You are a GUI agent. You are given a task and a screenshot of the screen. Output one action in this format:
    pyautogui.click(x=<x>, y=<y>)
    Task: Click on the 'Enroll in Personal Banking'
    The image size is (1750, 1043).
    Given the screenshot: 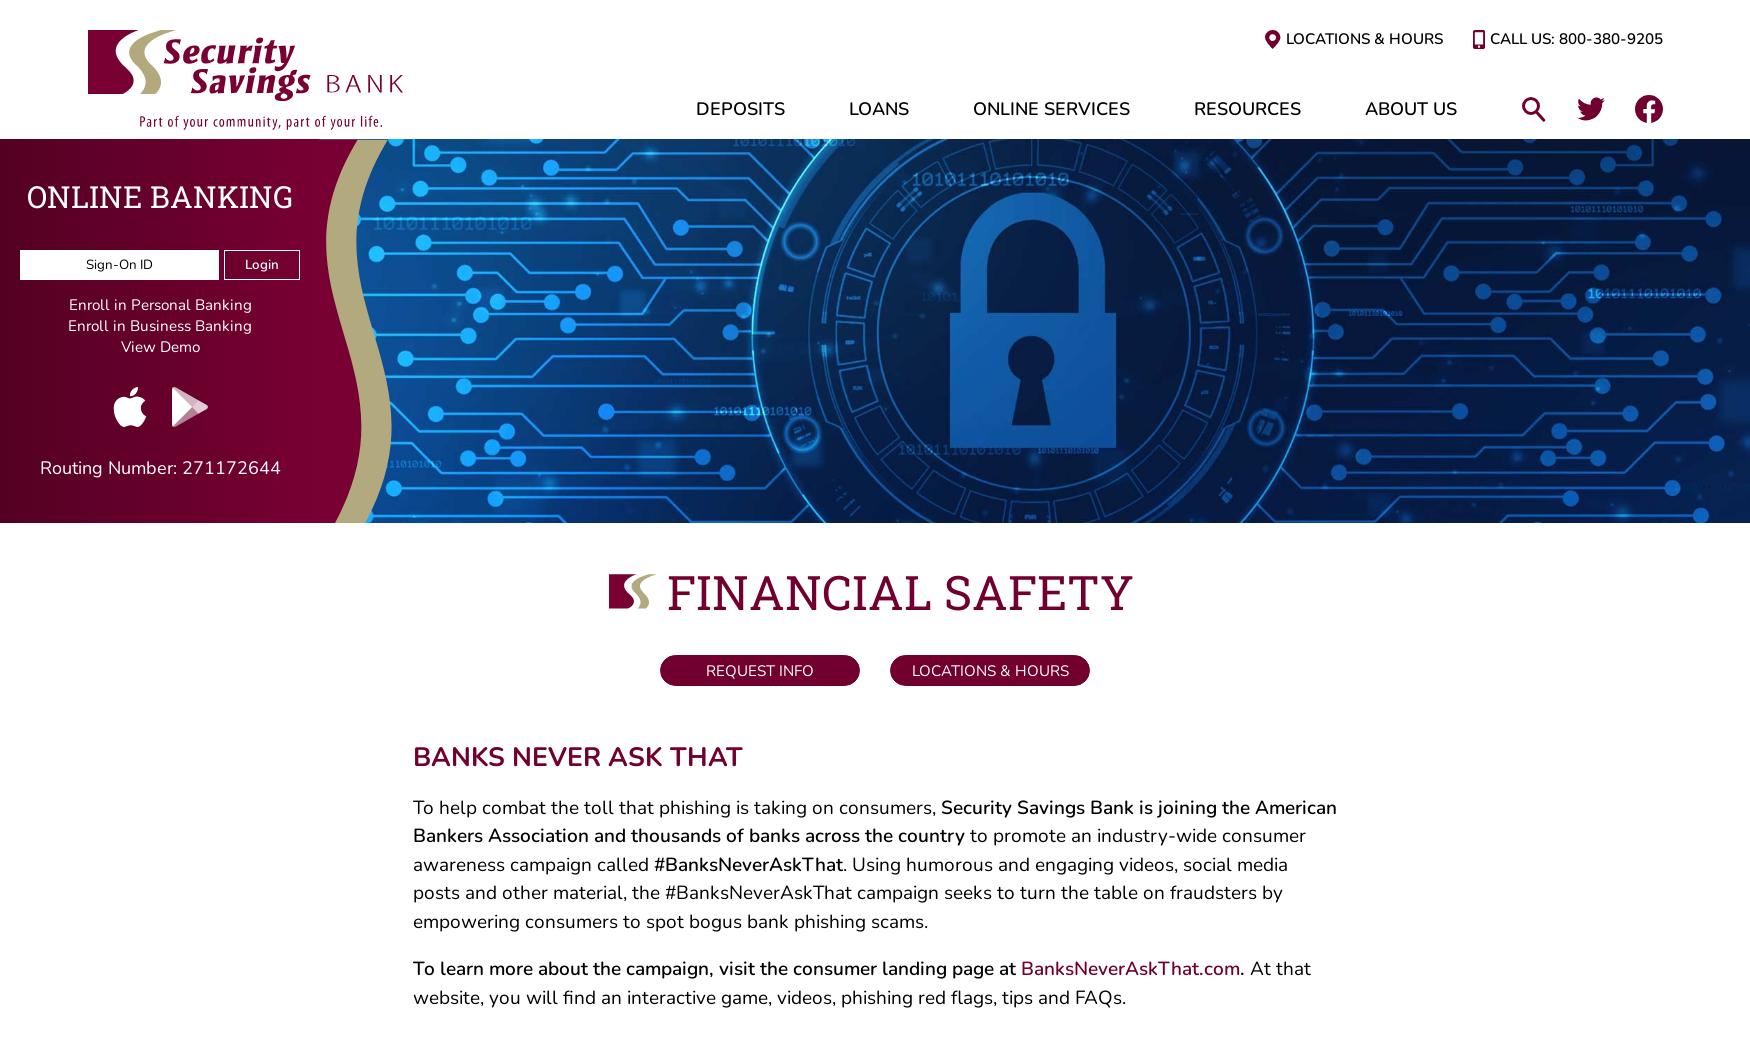 What is the action you would take?
    pyautogui.click(x=158, y=310)
    